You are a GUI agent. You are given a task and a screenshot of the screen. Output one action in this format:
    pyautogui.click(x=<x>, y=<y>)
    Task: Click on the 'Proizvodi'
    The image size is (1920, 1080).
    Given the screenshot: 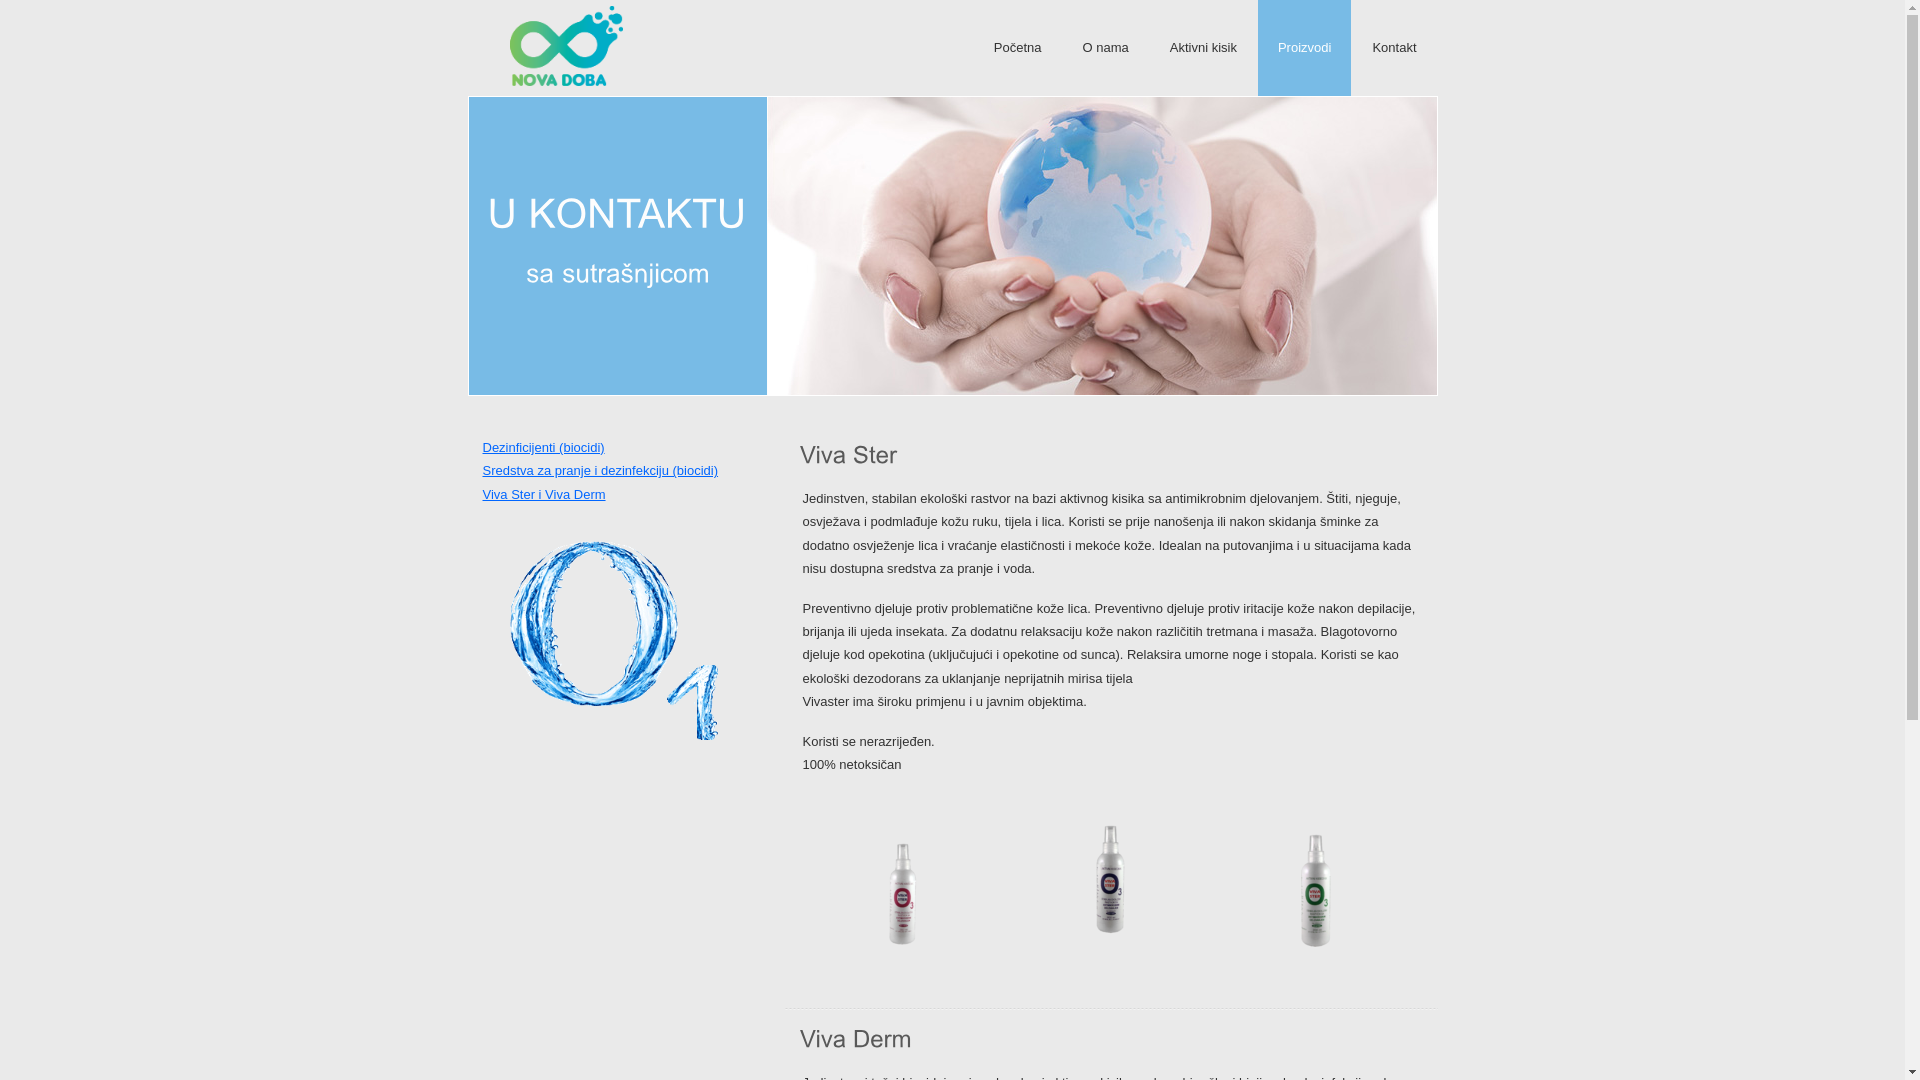 What is the action you would take?
    pyautogui.click(x=1304, y=46)
    